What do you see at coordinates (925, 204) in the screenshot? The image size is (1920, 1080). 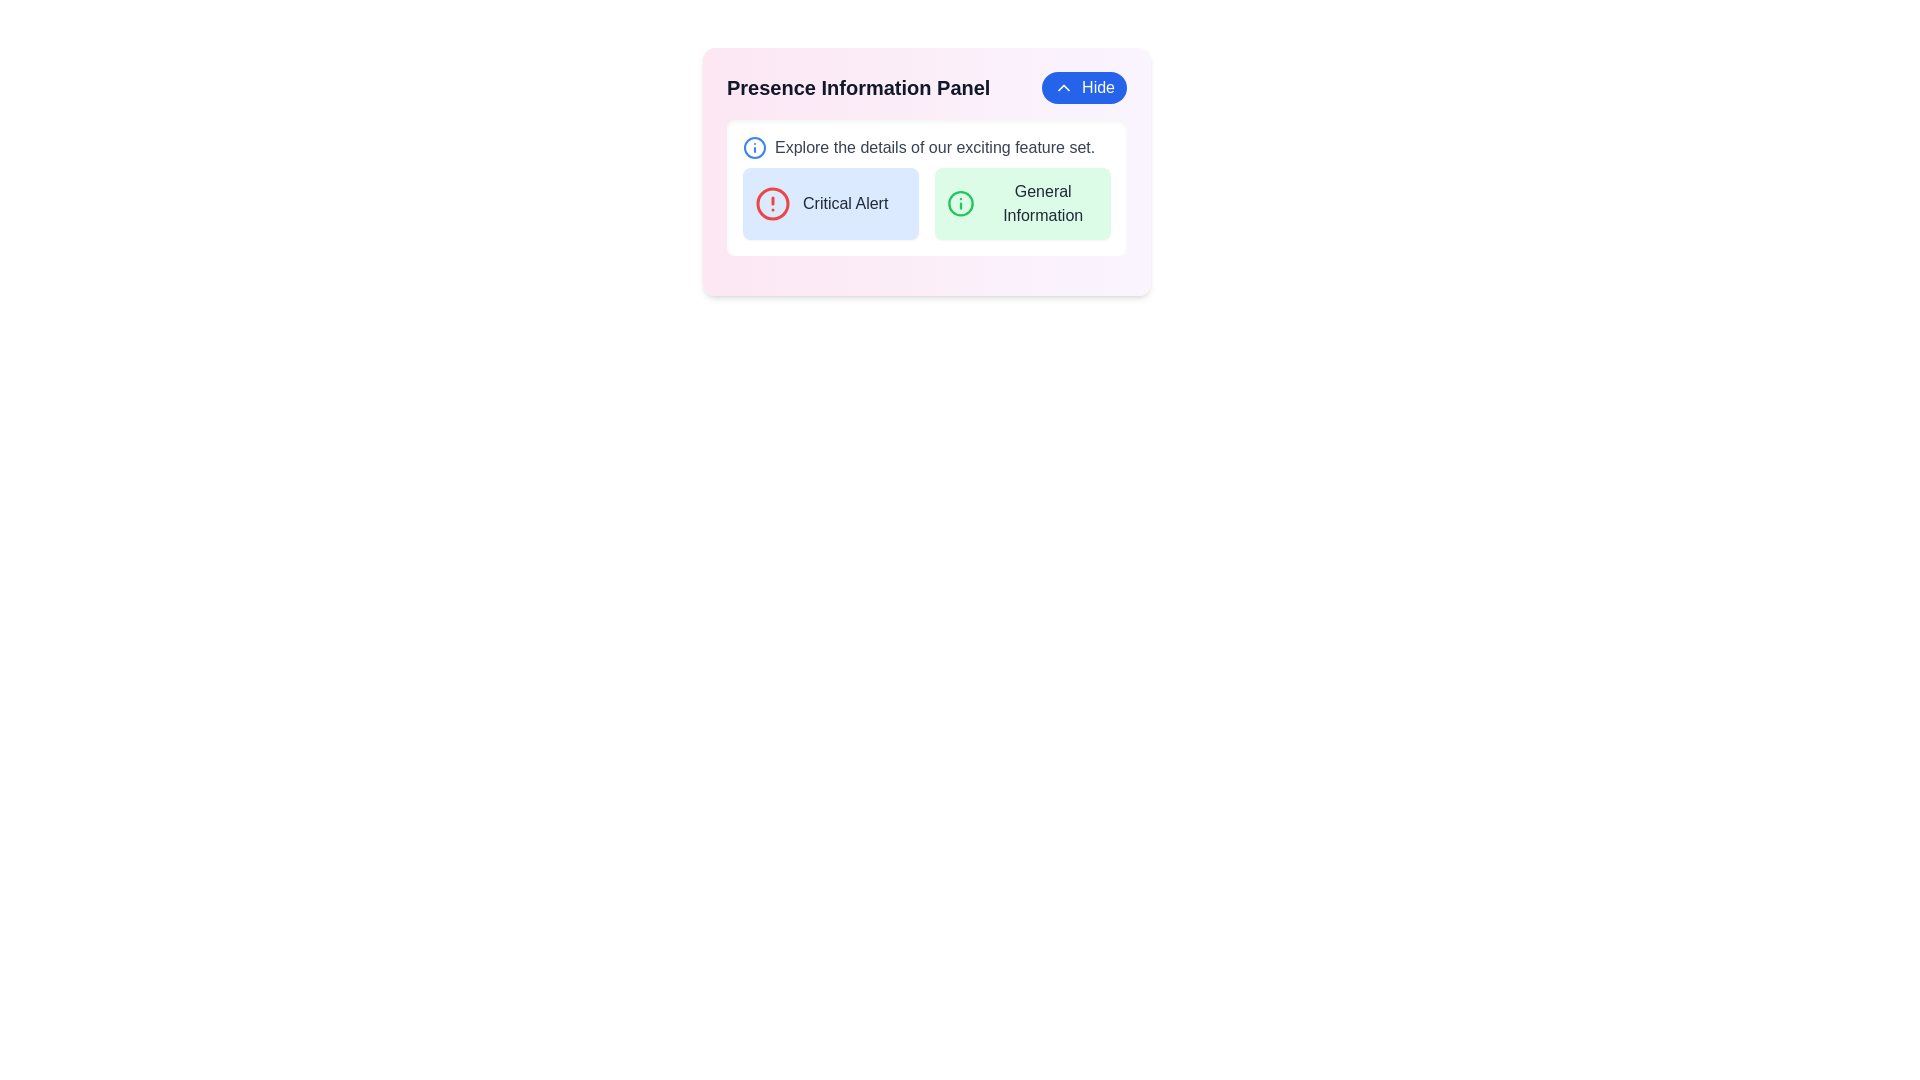 I see `the 'Critical Alert' and 'General Information' panels of the Grid-based item group for more information` at bounding box center [925, 204].